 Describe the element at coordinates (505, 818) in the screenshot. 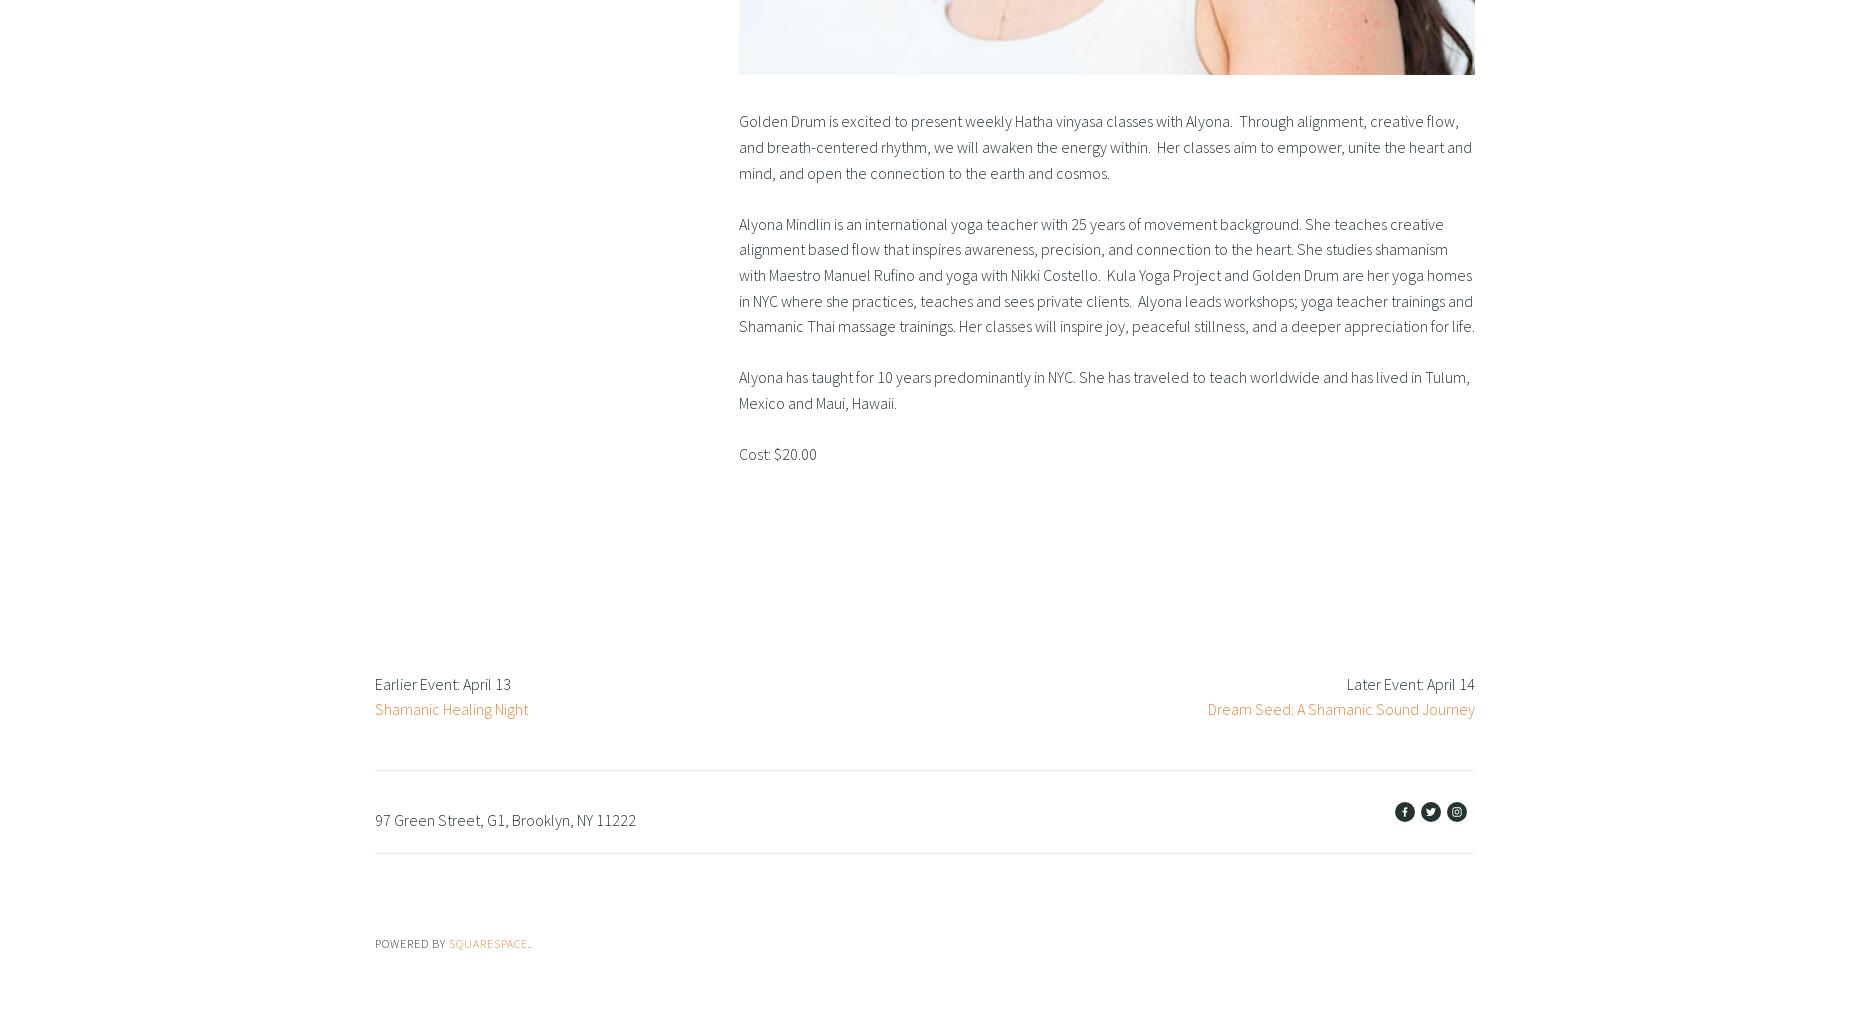

I see `'97 Green Street, G1, Brooklyn, NY 11222'` at that location.